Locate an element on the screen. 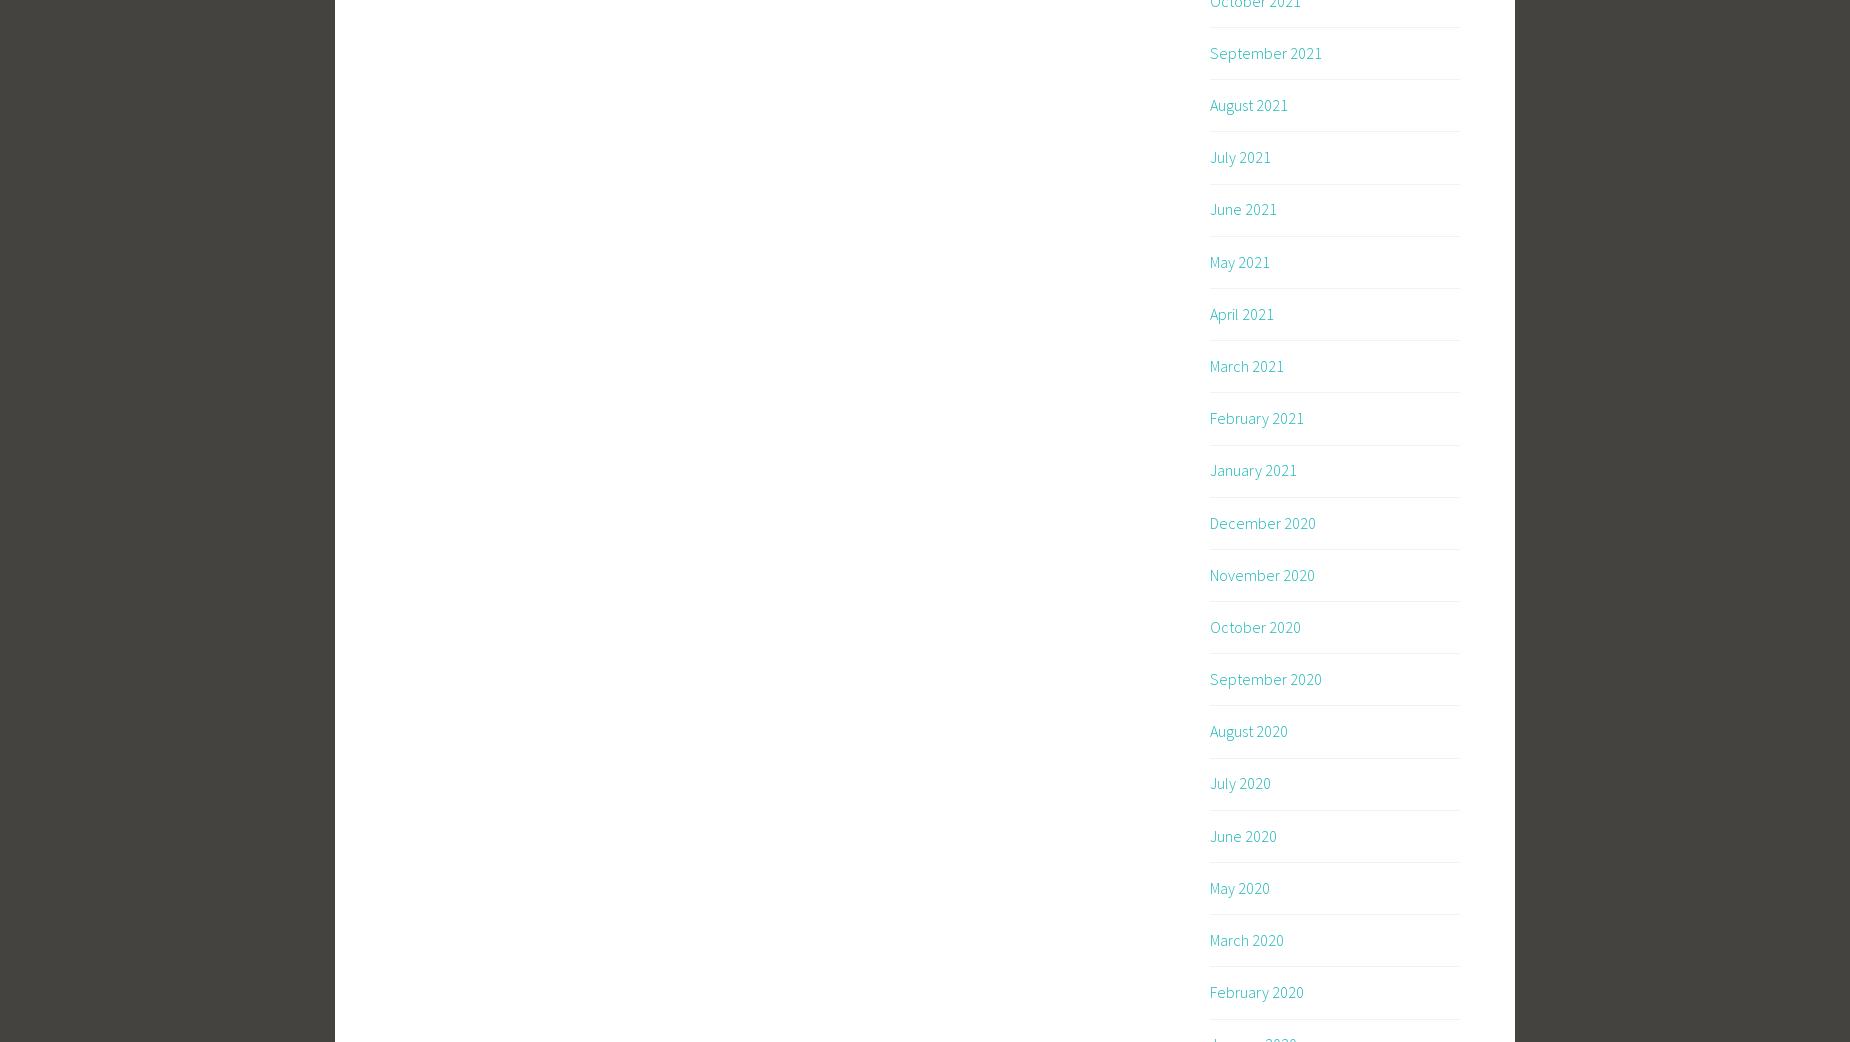  'February 2020' is located at coordinates (1209, 991).